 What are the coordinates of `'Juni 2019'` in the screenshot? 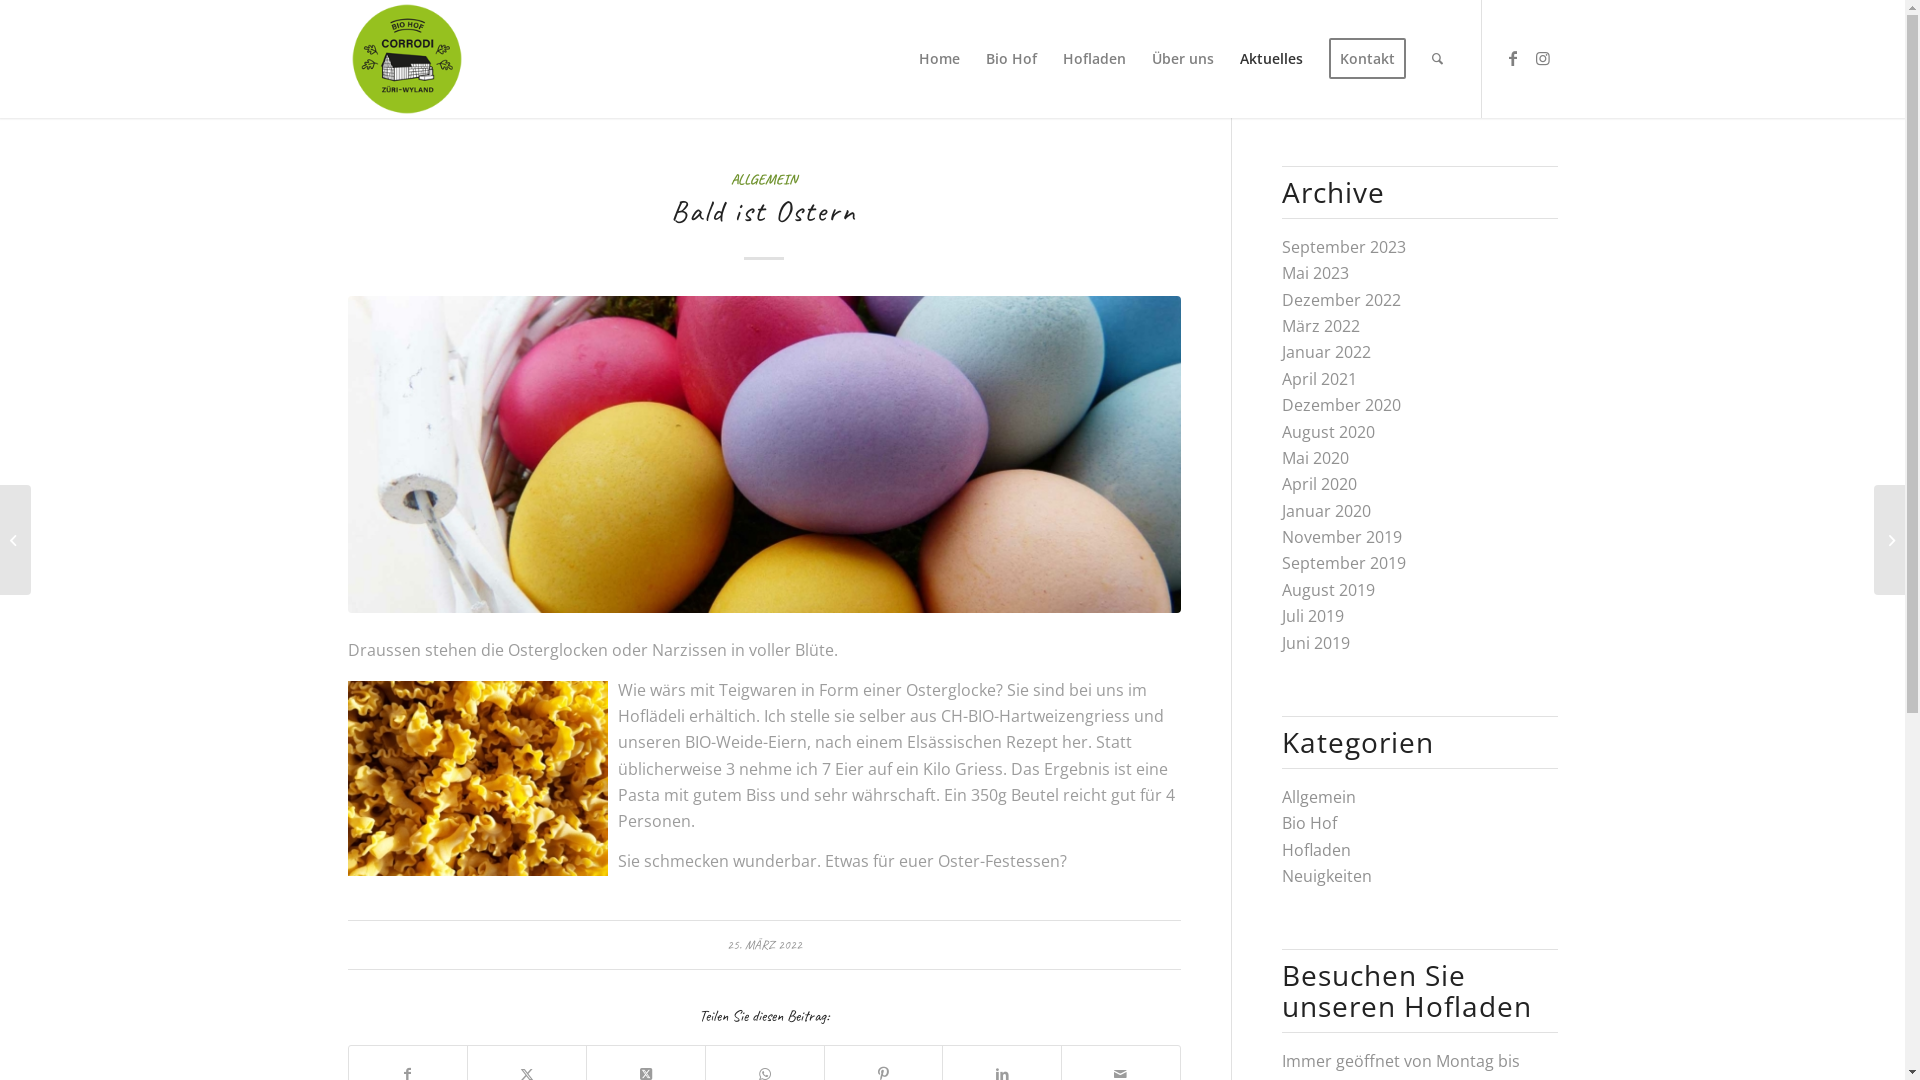 It's located at (1315, 643).